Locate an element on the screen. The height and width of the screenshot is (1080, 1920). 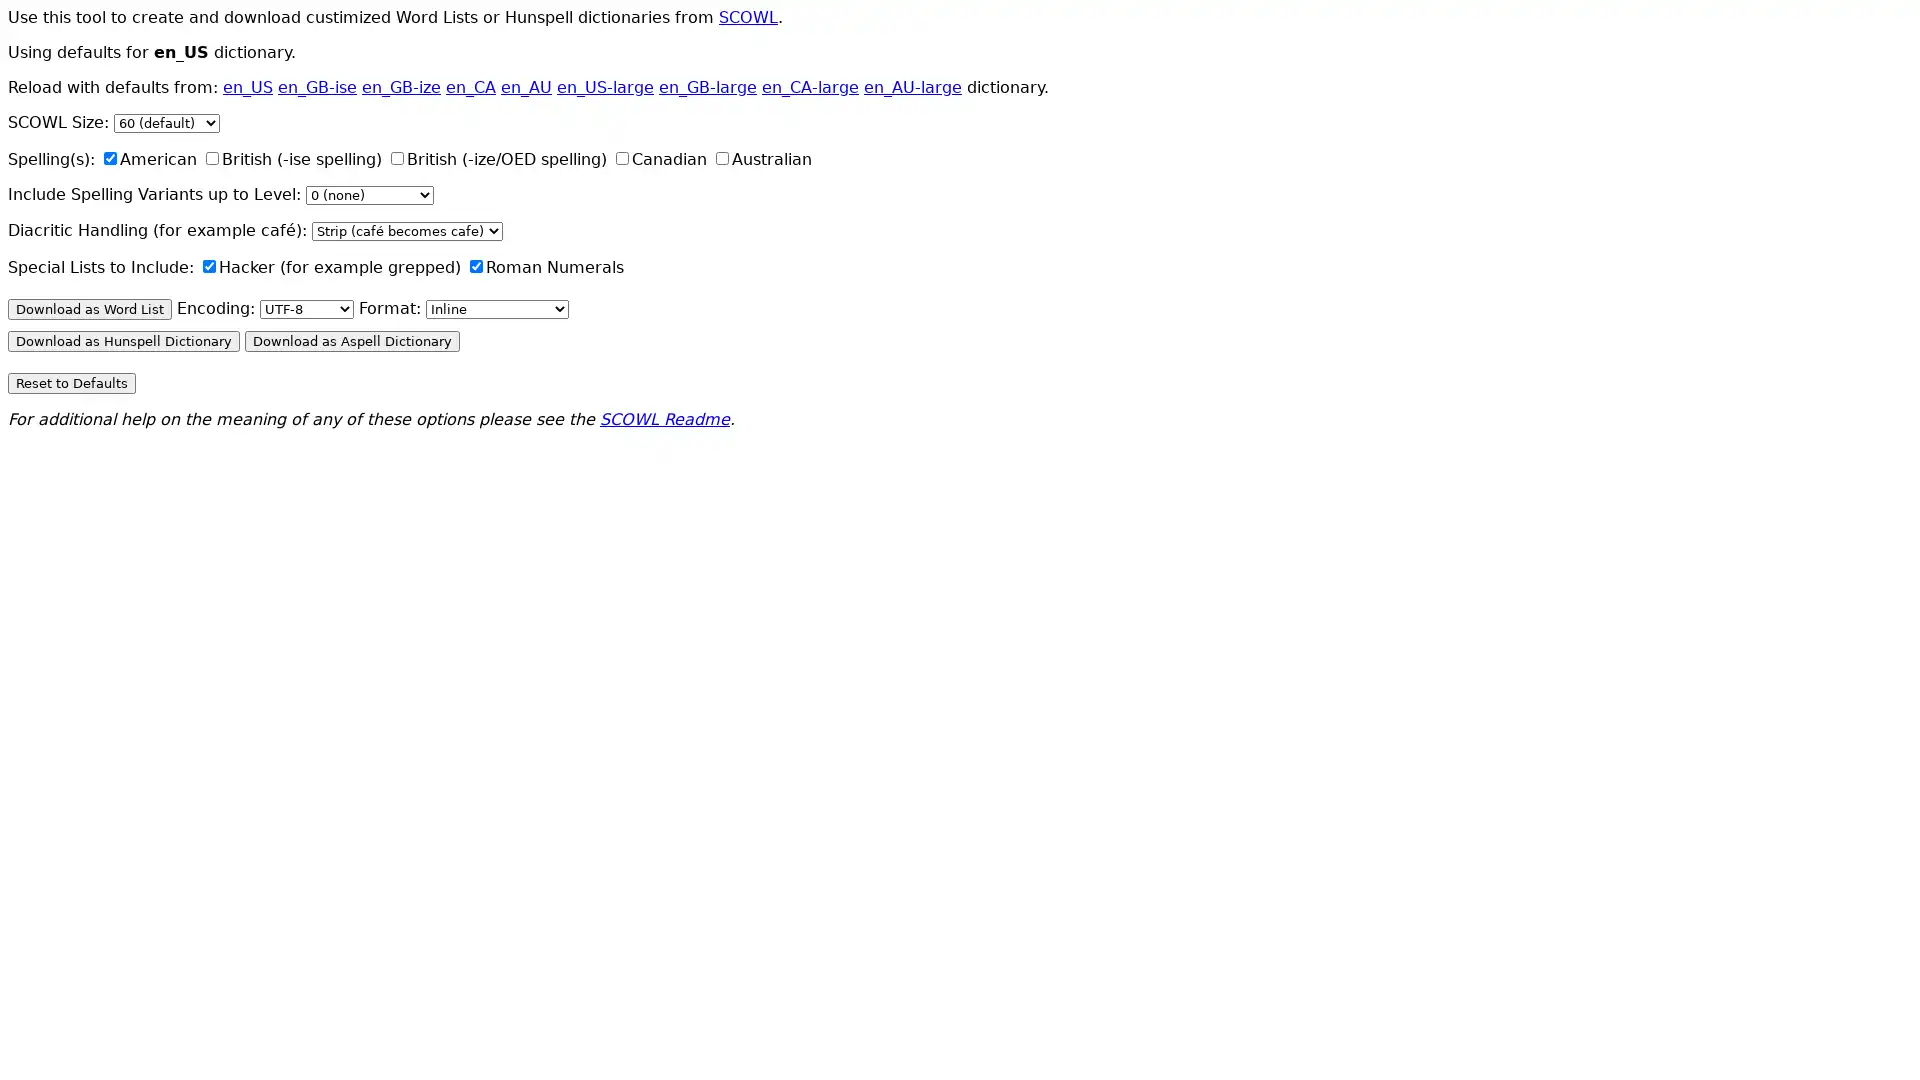
Download as Aspell Dictionary is located at coordinates (352, 340).